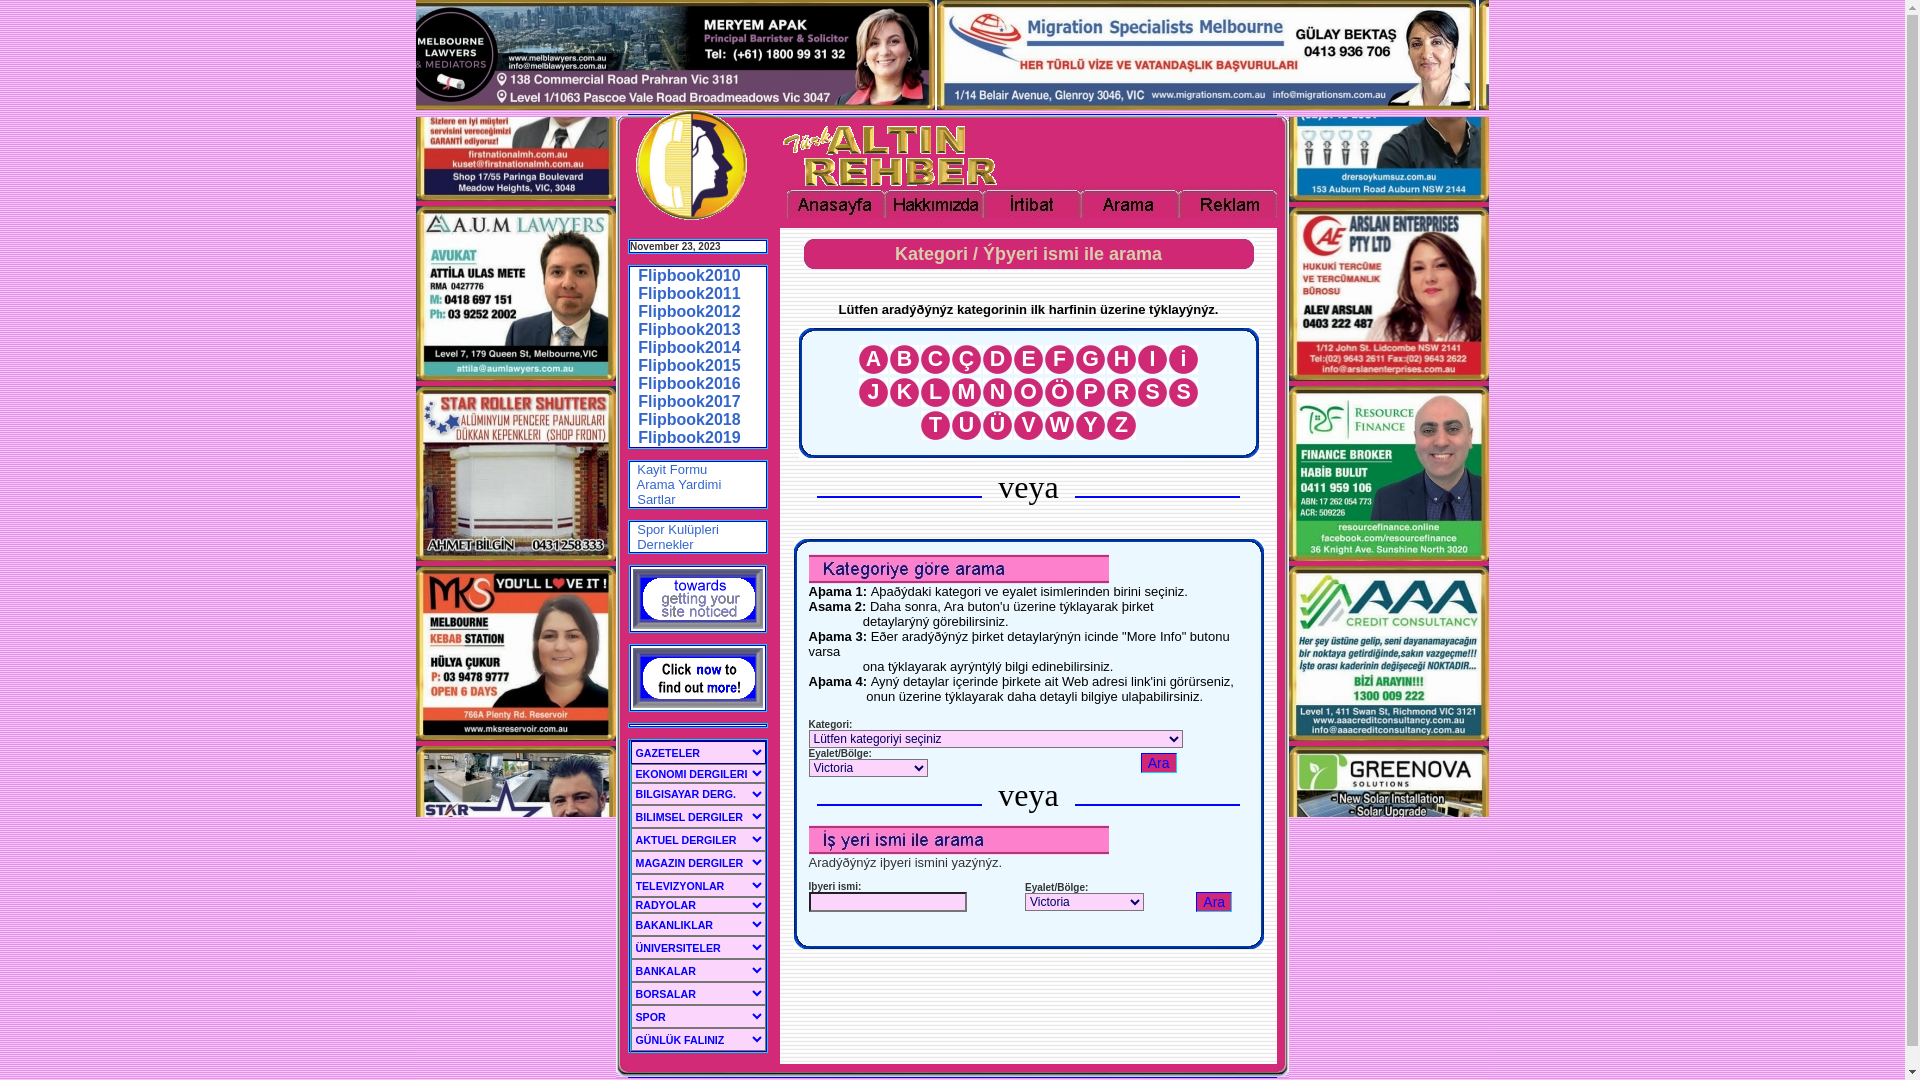  I want to click on 'N', so click(997, 395).